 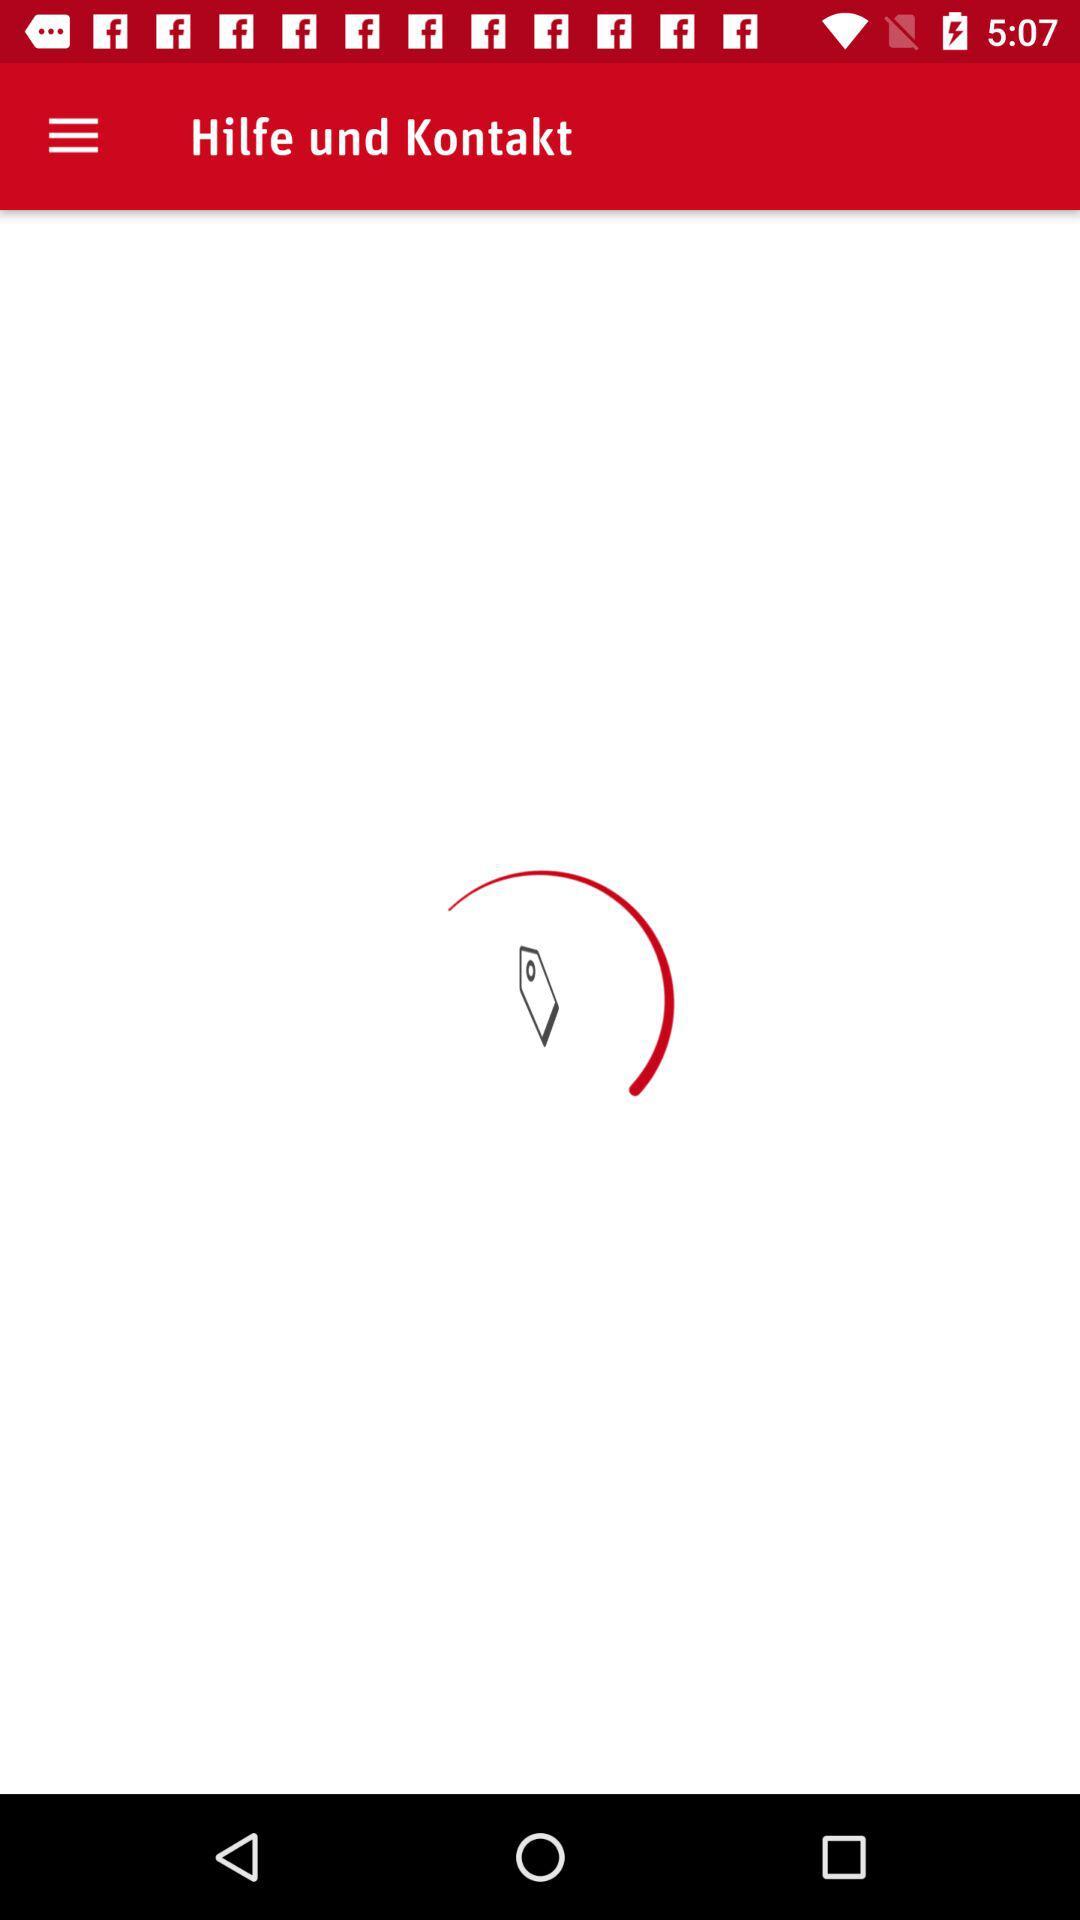 I want to click on item at the top left corner, so click(x=72, y=135).